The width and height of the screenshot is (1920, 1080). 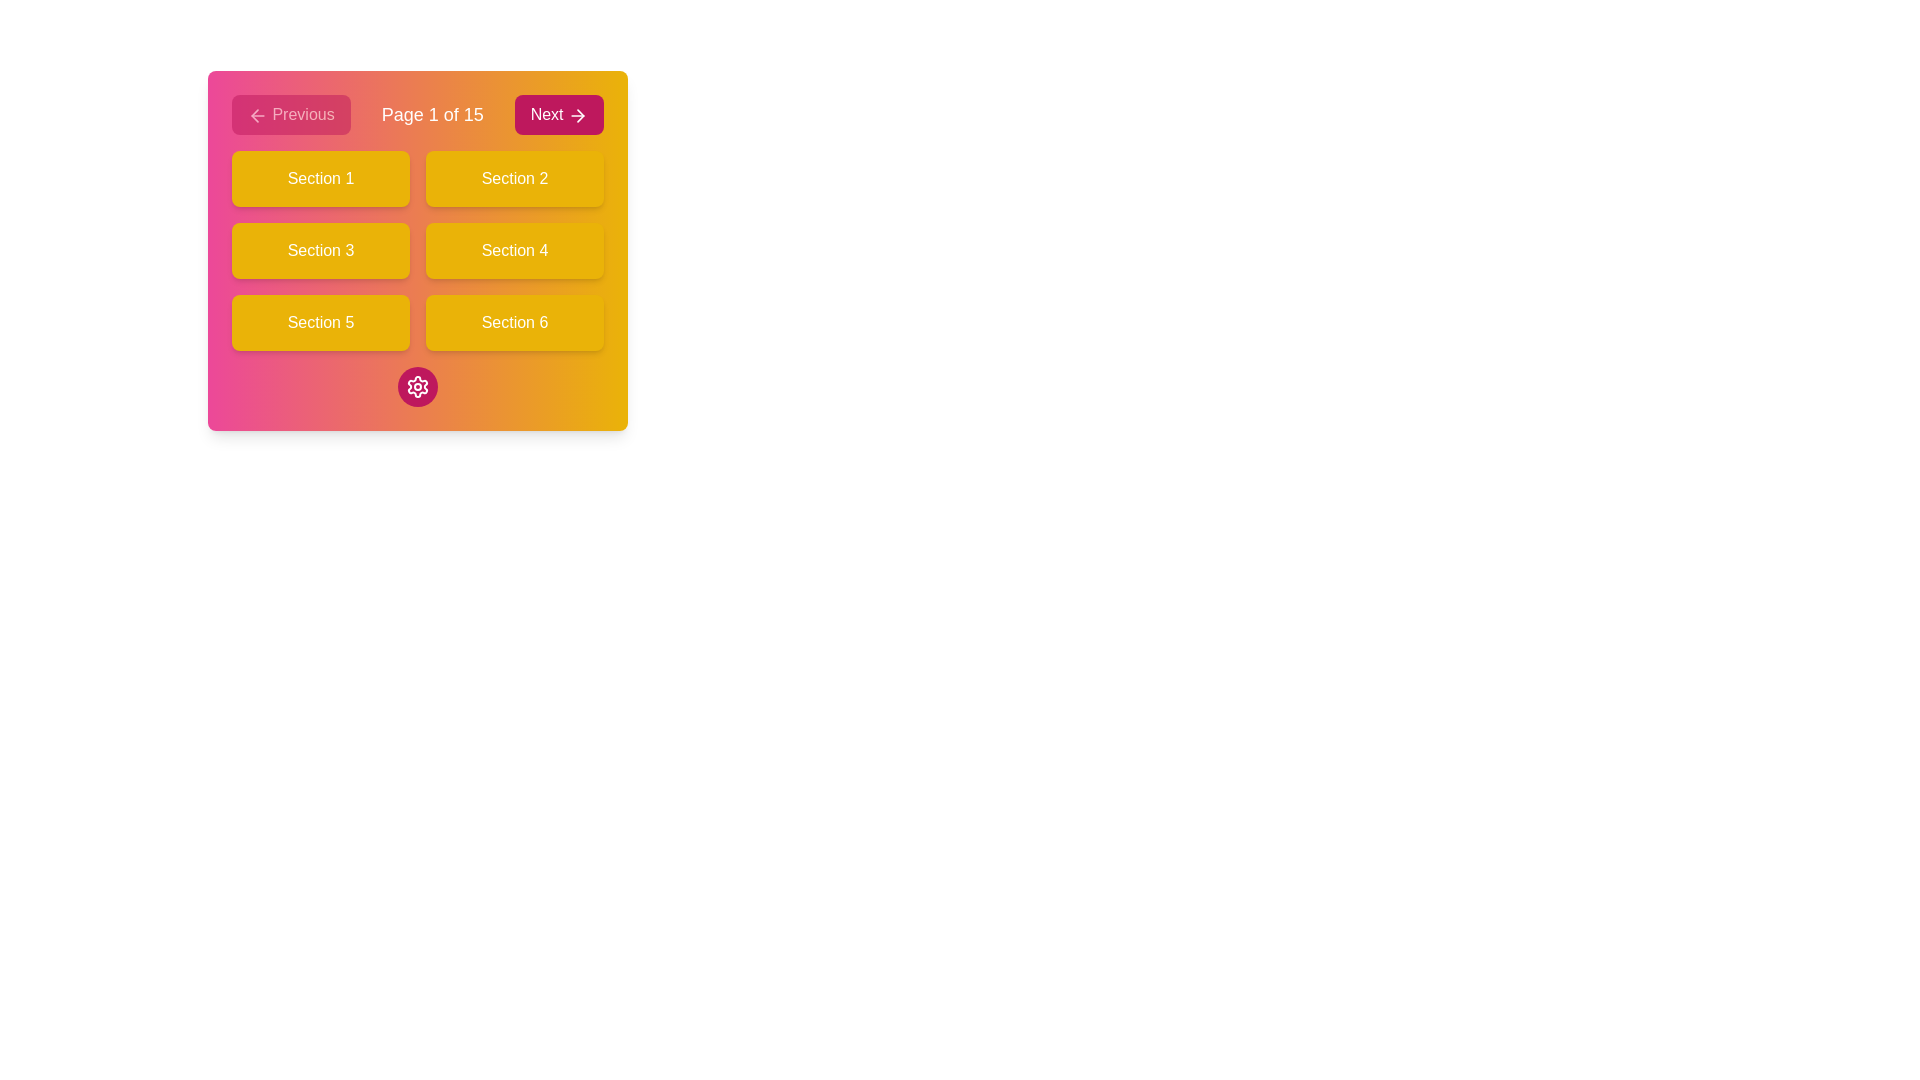 What do you see at coordinates (576, 115) in the screenshot?
I see `the 'Next' button icon, which visually signifies the action to proceed, located at the top-right of the primary card interface` at bounding box center [576, 115].